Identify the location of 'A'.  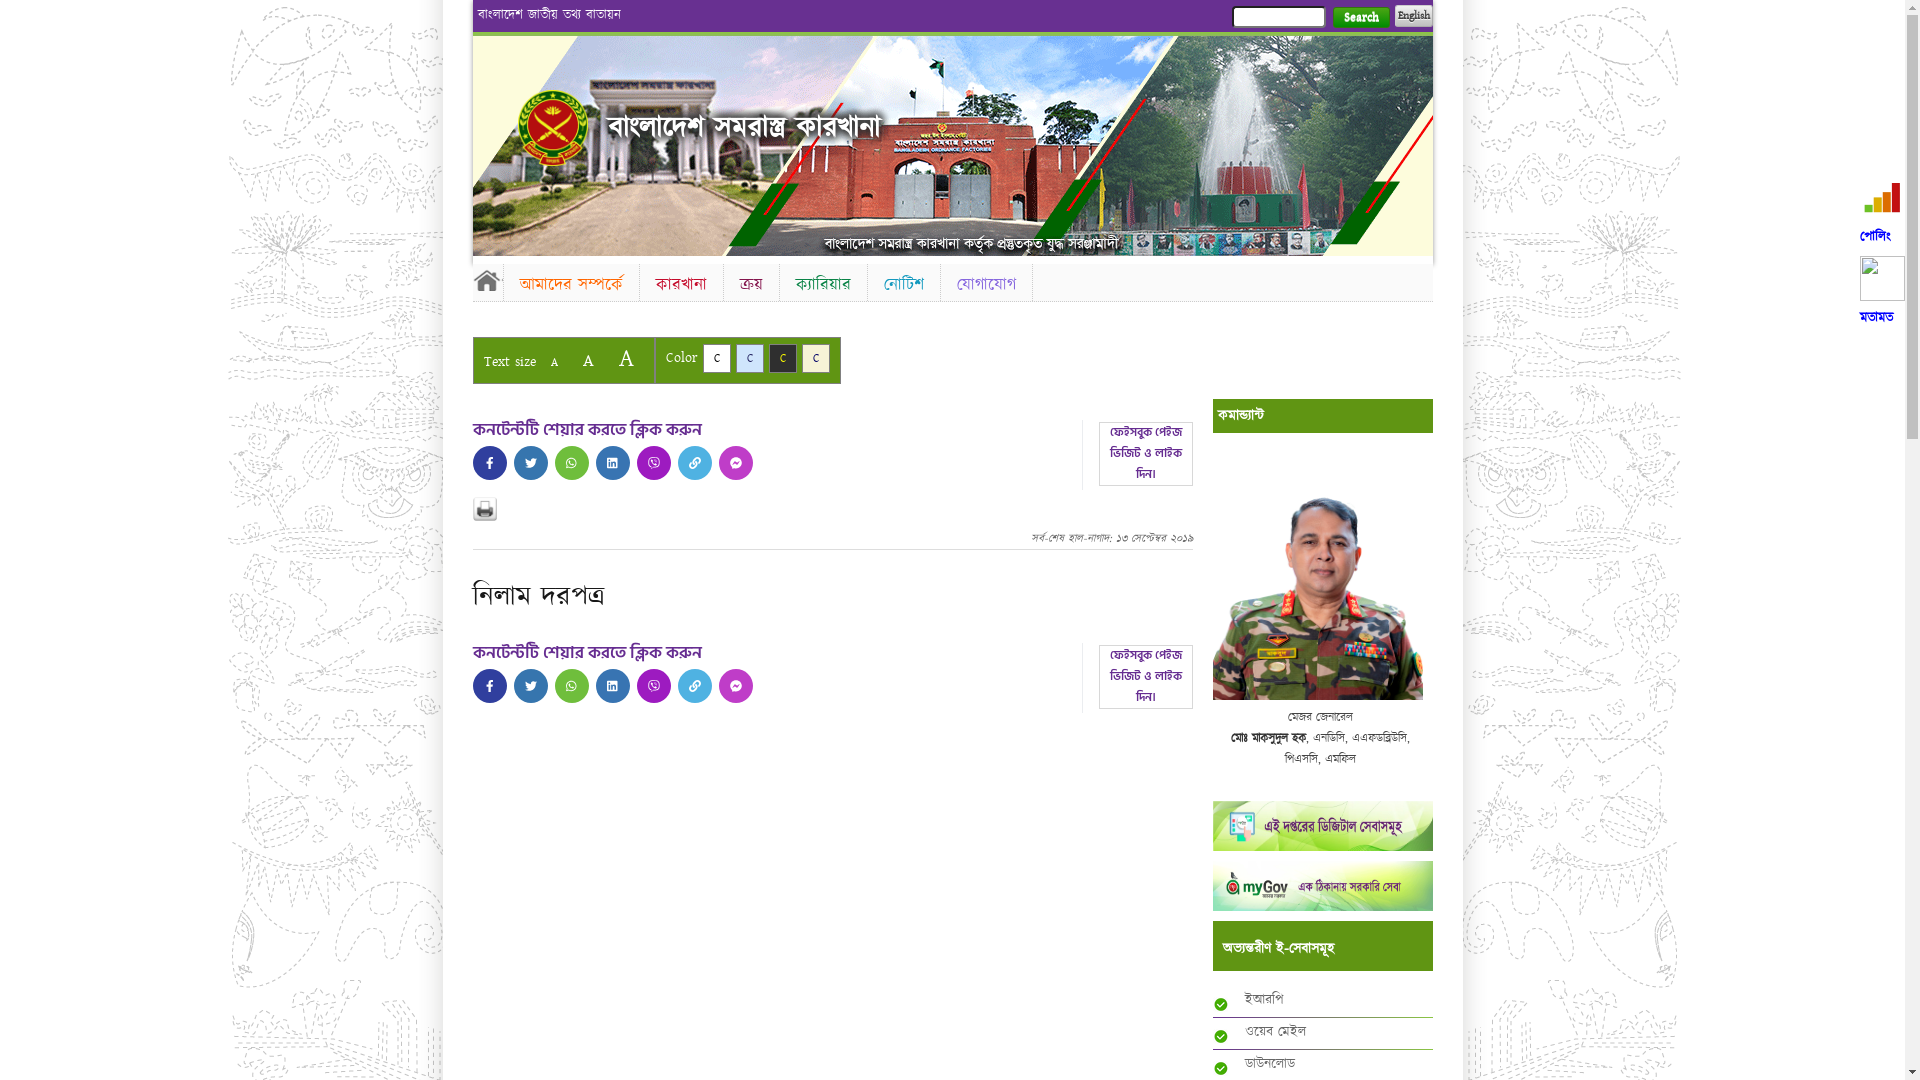
(570, 360).